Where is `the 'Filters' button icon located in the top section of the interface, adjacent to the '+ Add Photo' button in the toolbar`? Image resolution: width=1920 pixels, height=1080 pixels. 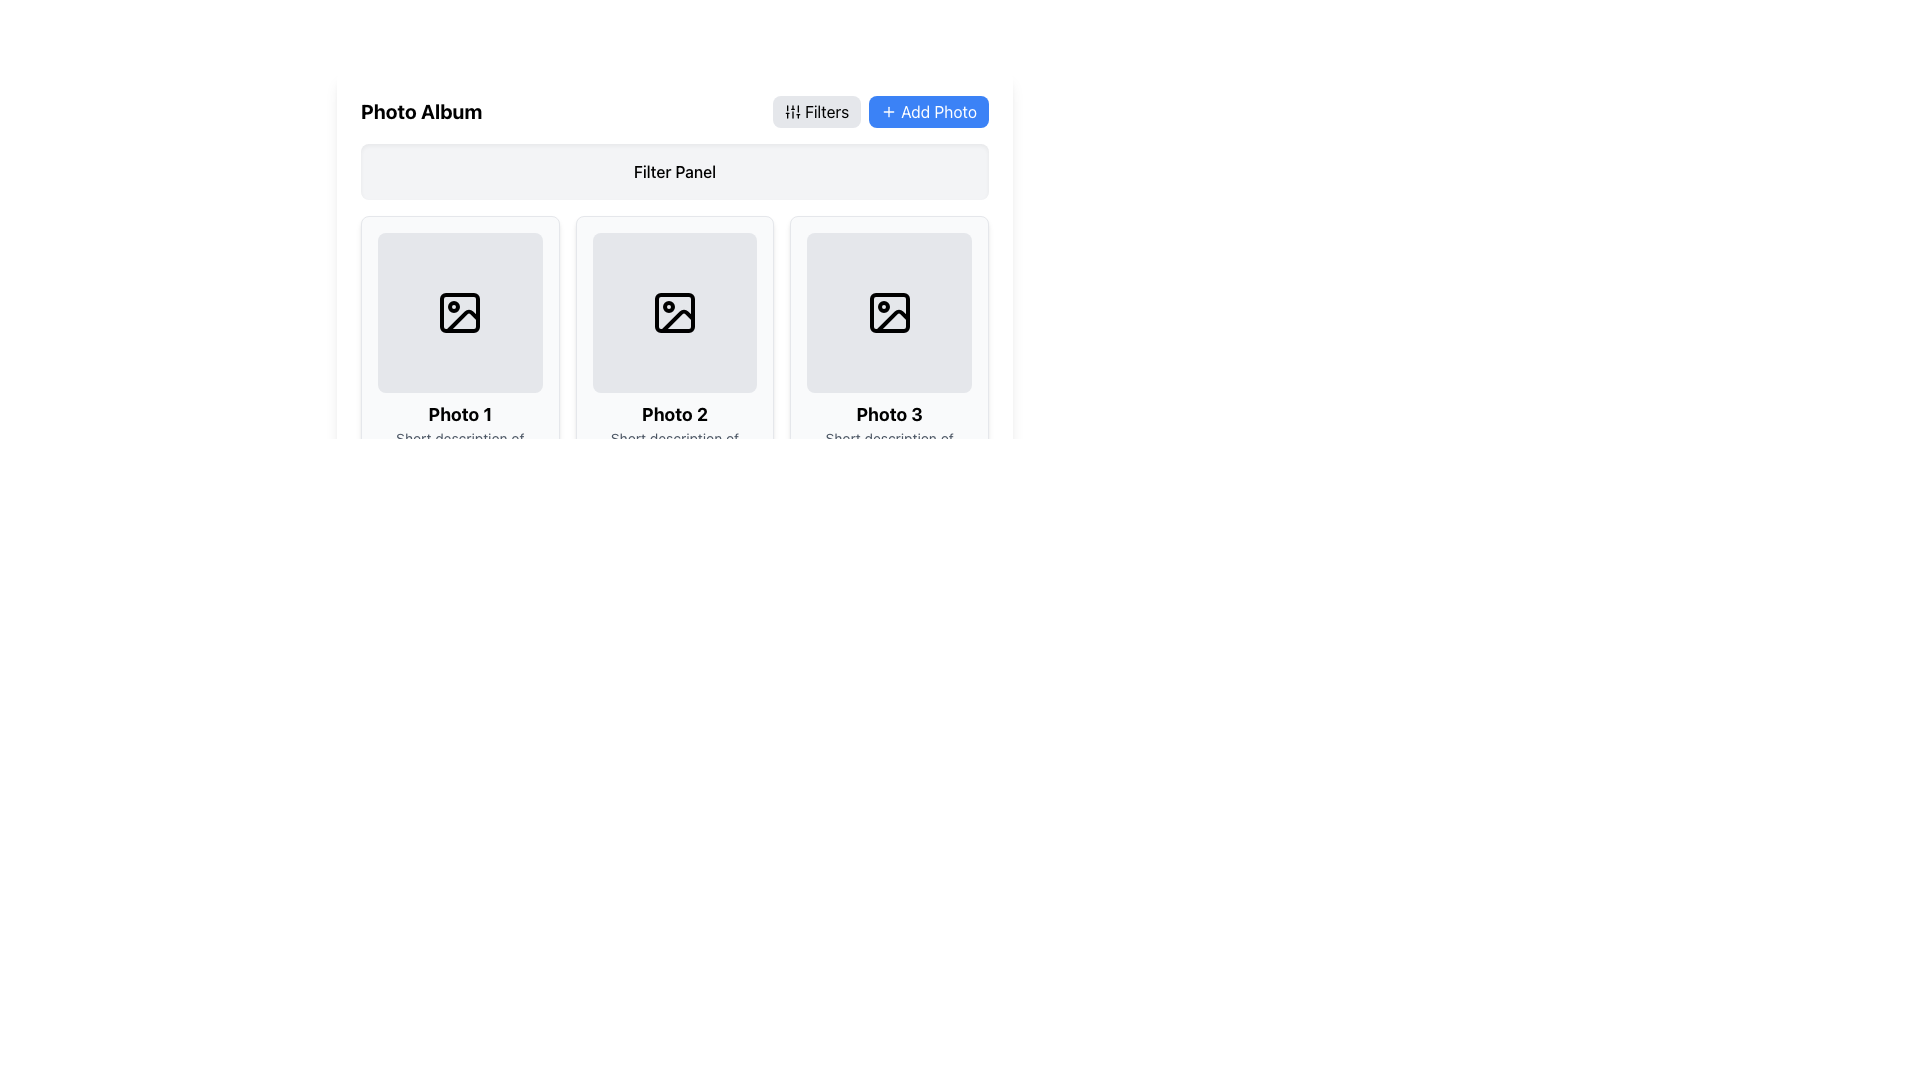 the 'Filters' button icon located in the top section of the interface, adjacent to the '+ Add Photo' button in the toolbar is located at coordinates (791, 111).